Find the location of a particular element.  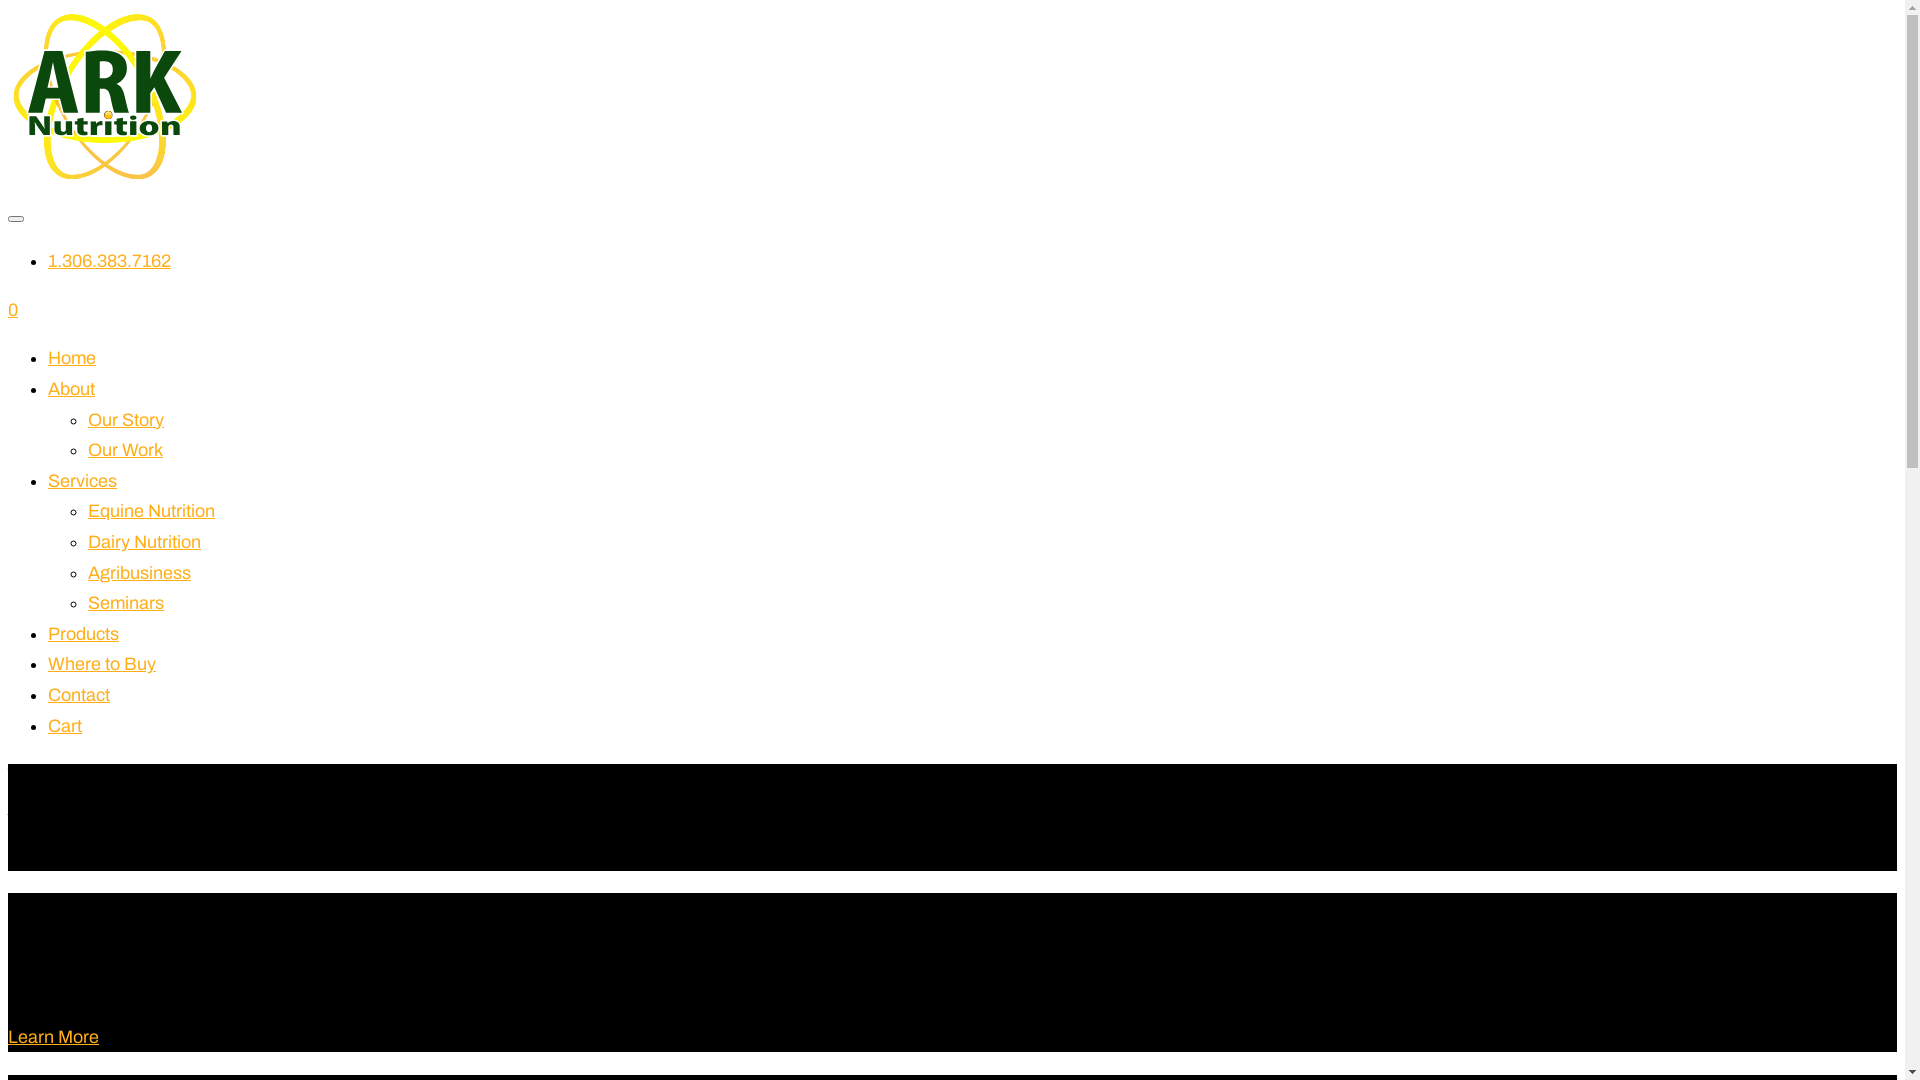

'Services' is located at coordinates (48, 481).